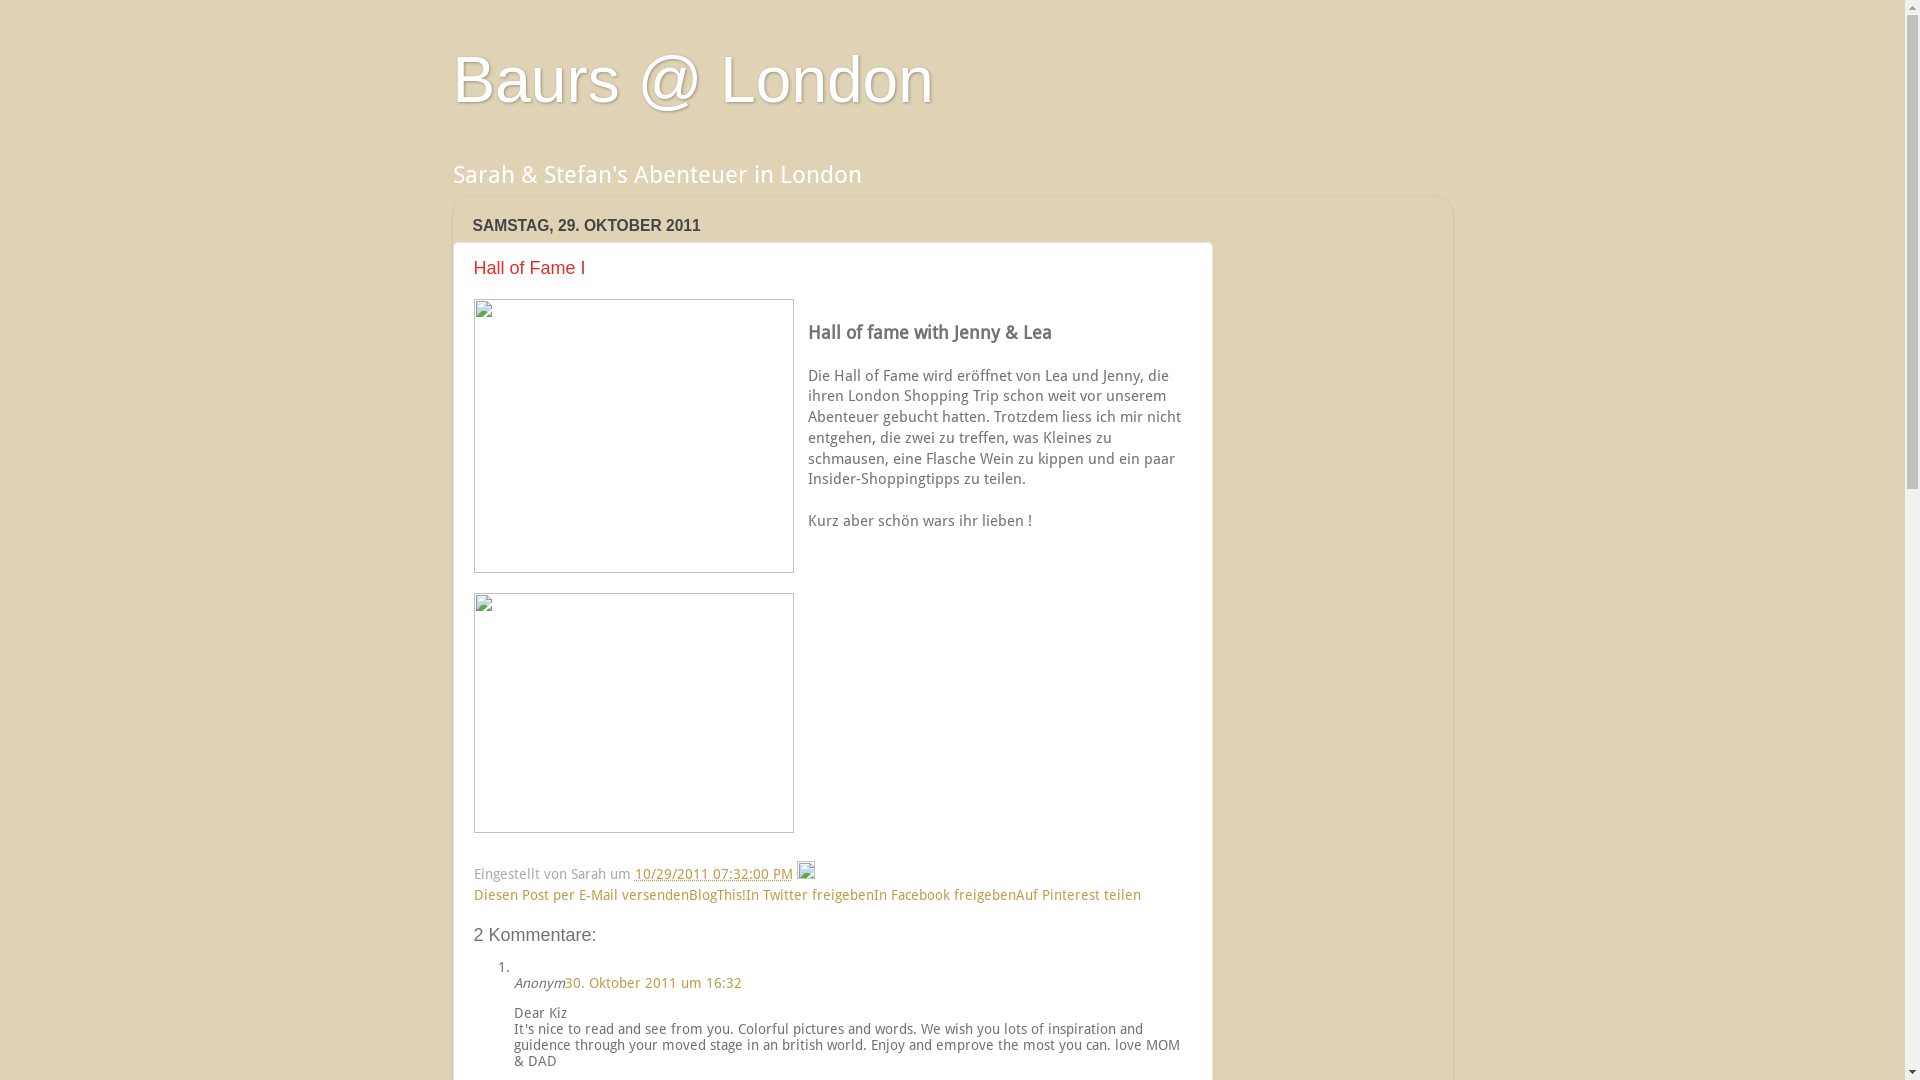 This screenshot has height=1080, width=1920. What do you see at coordinates (563, 982) in the screenshot?
I see `'30. Oktober 2011 um 16:32'` at bounding box center [563, 982].